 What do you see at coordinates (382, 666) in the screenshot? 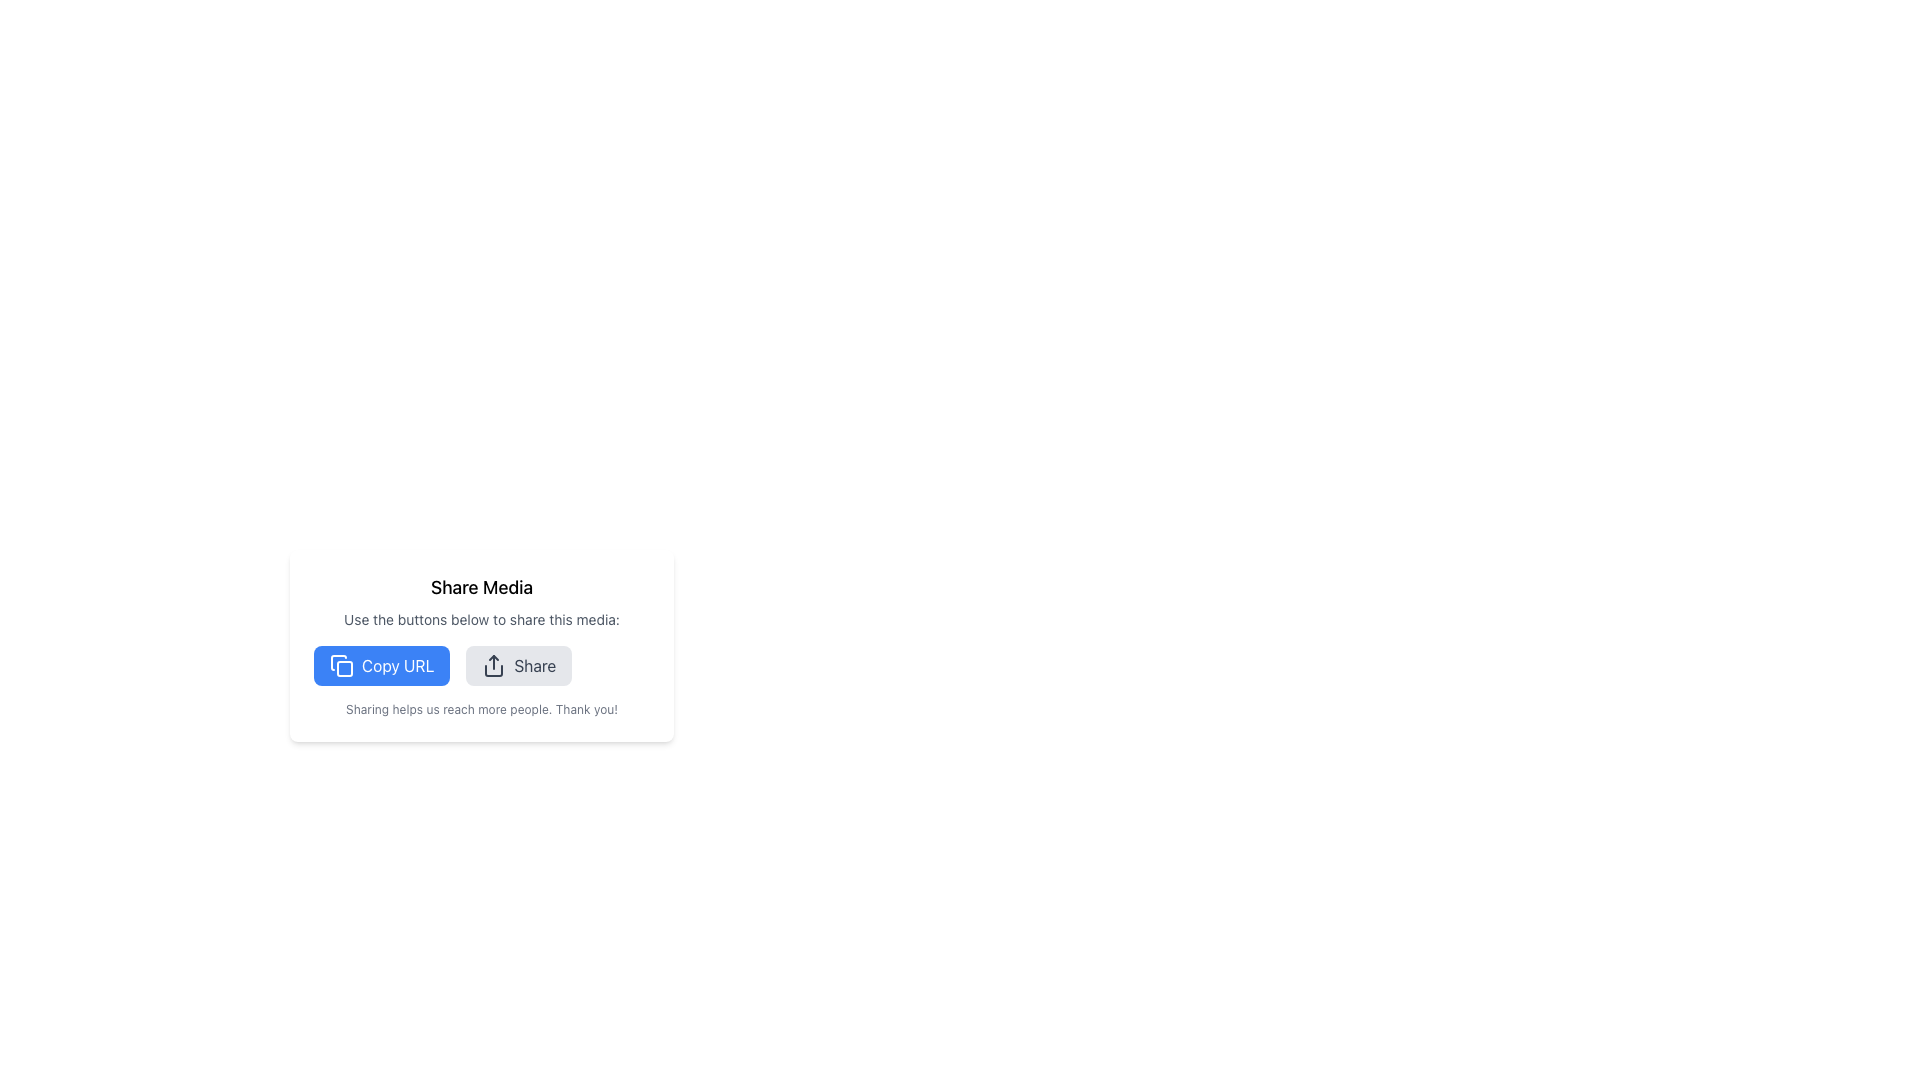
I see `the 'Copy URL' button located towards the bottom center of the page` at bounding box center [382, 666].